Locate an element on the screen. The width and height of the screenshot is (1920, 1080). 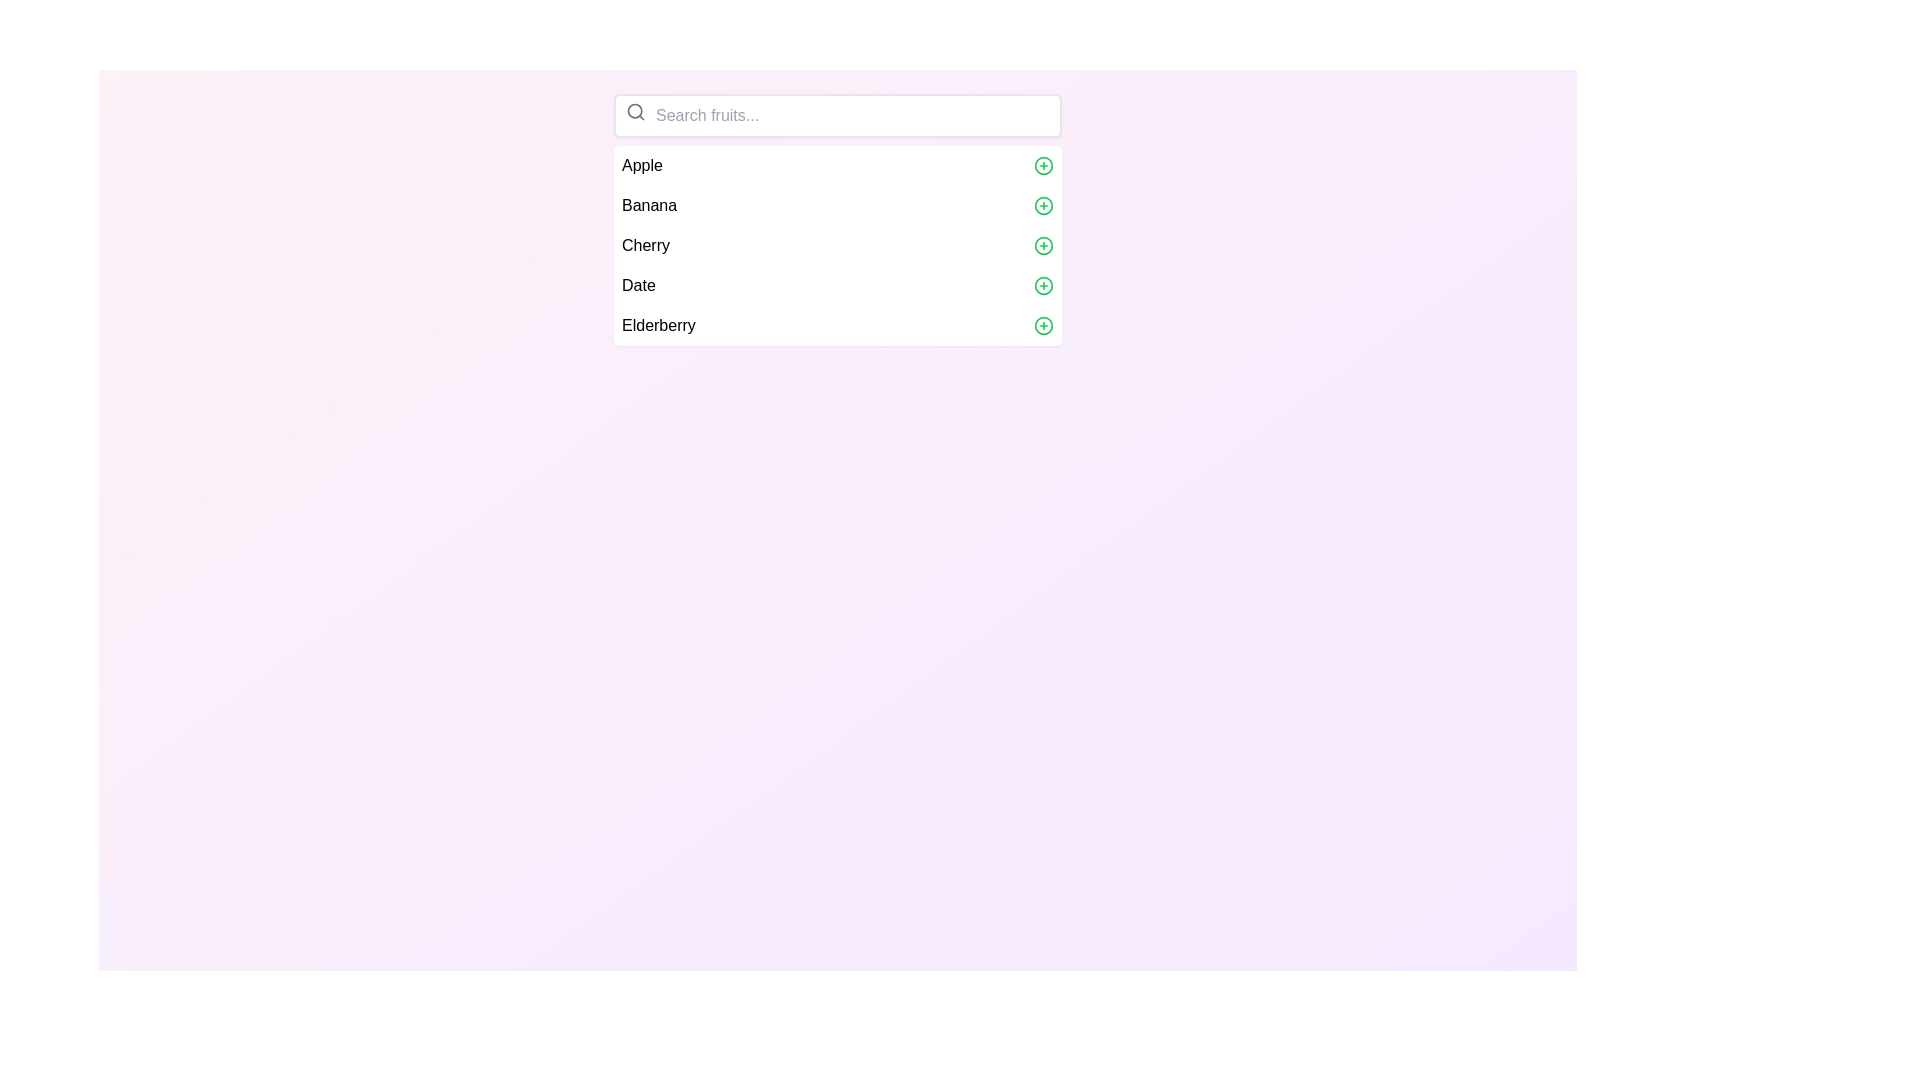
the '+' button located next to the text 'Apple' to get more information is located at coordinates (1042, 164).